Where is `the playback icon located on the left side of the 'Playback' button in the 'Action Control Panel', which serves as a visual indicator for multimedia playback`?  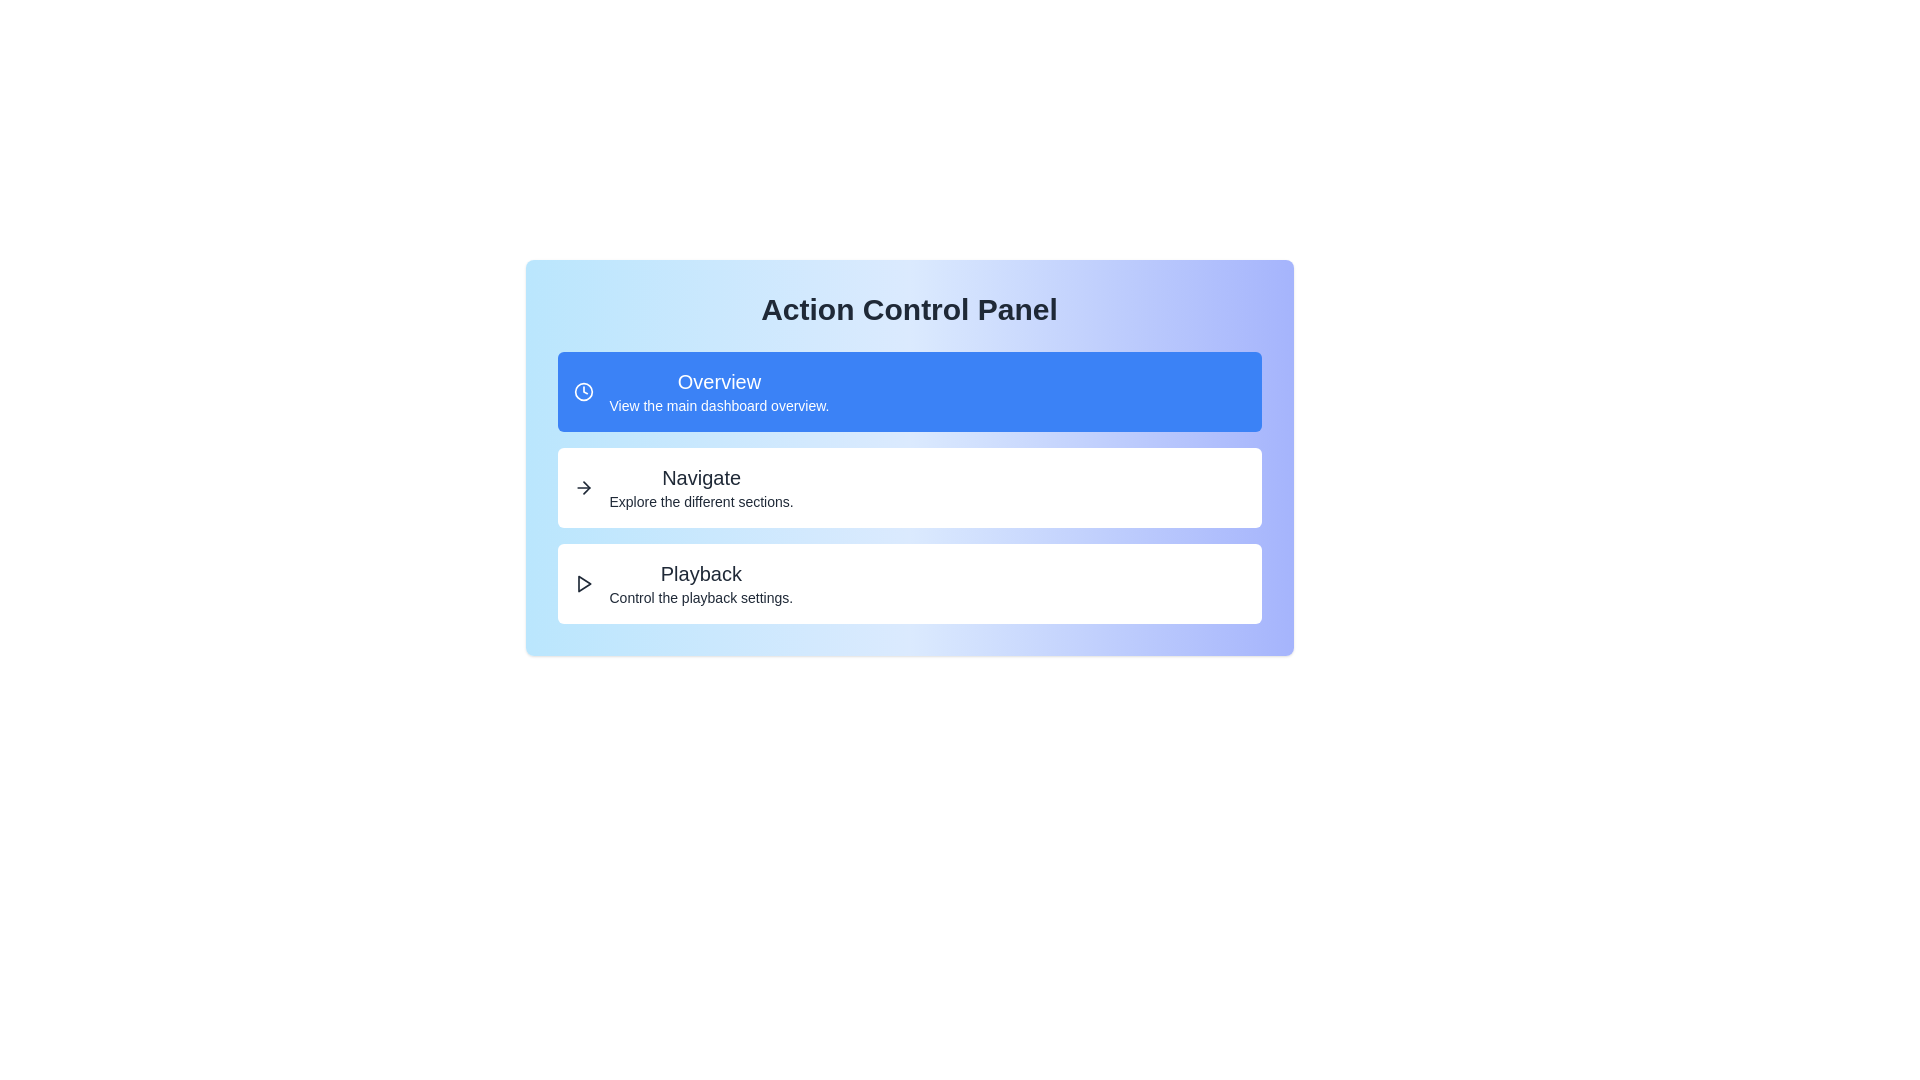 the playback icon located on the left side of the 'Playback' button in the 'Action Control Panel', which serves as a visual indicator for multimedia playback is located at coordinates (583, 583).